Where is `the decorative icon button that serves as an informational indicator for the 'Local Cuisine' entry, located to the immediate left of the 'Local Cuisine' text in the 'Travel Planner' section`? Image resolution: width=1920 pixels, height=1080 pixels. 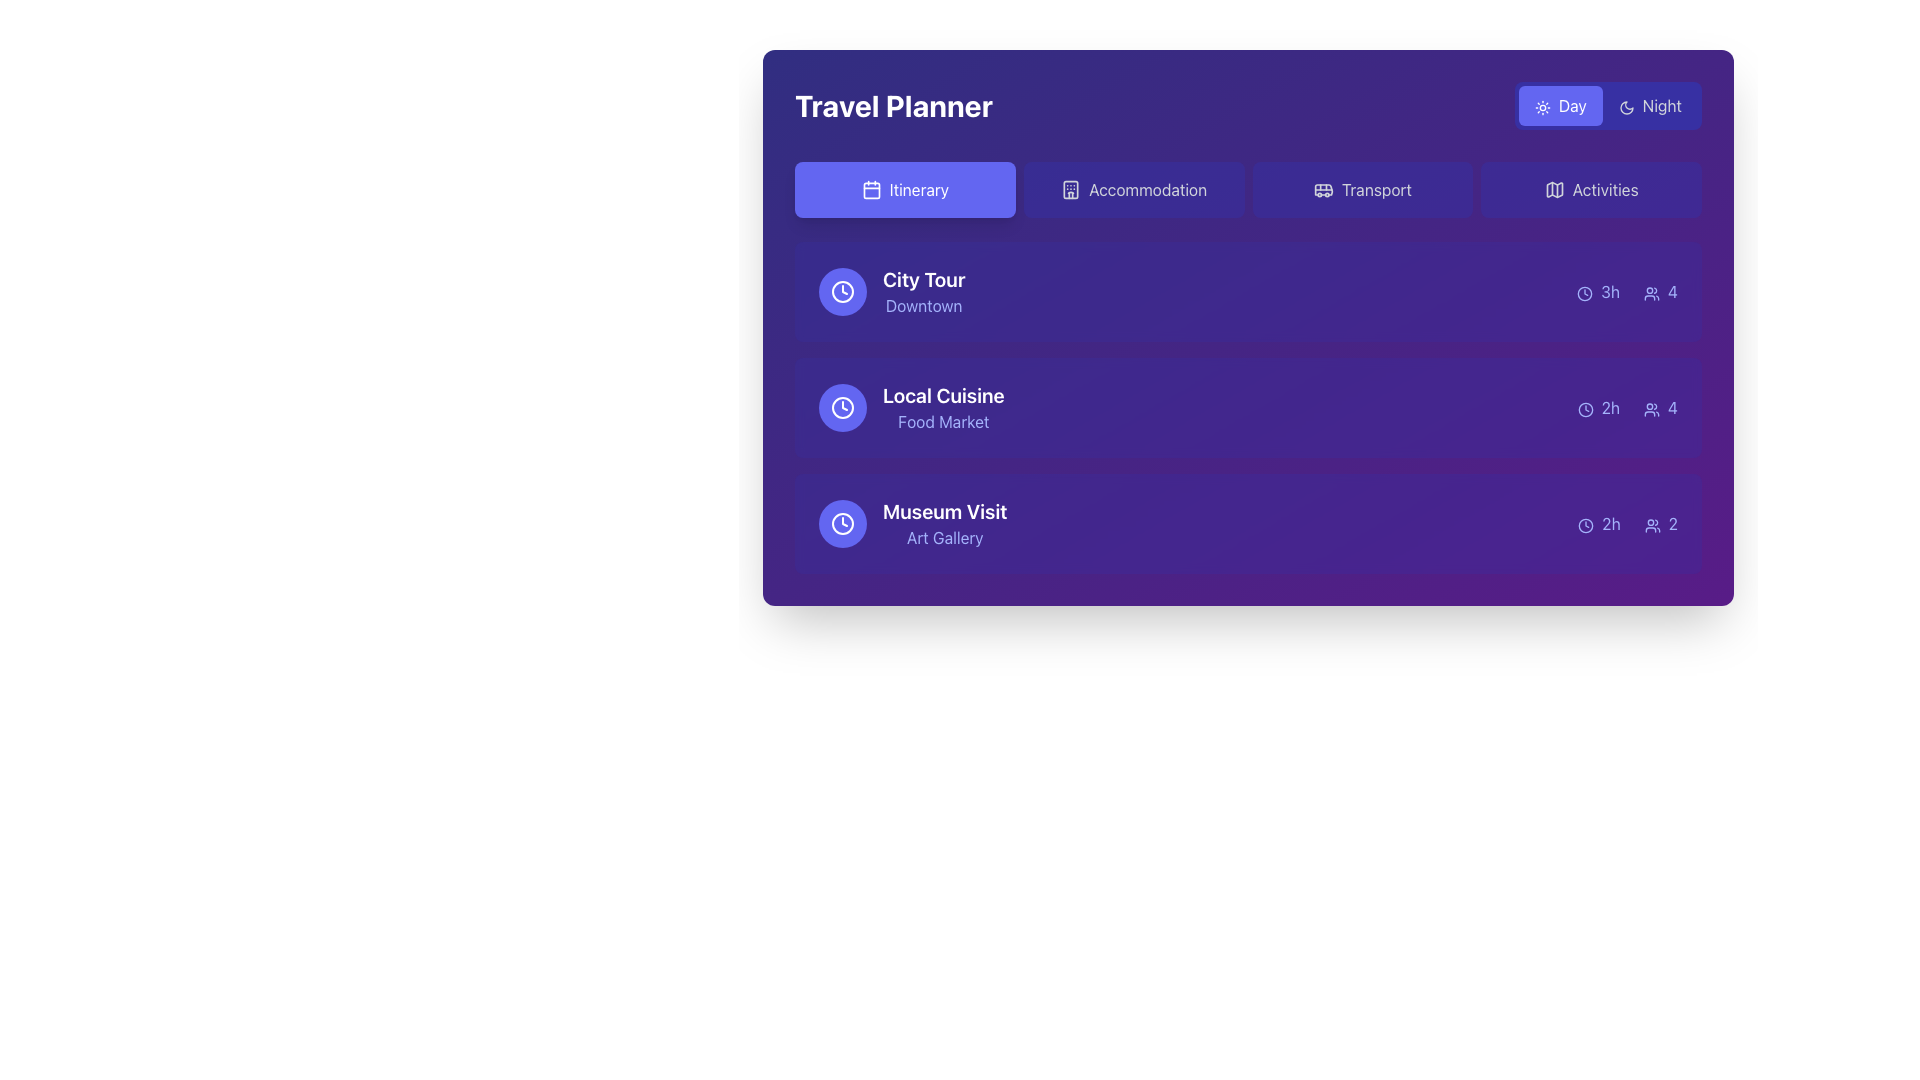
the decorative icon button that serves as an informational indicator for the 'Local Cuisine' entry, located to the immediate left of the 'Local Cuisine' text in the 'Travel Planner' section is located at coordinates (843, 407).